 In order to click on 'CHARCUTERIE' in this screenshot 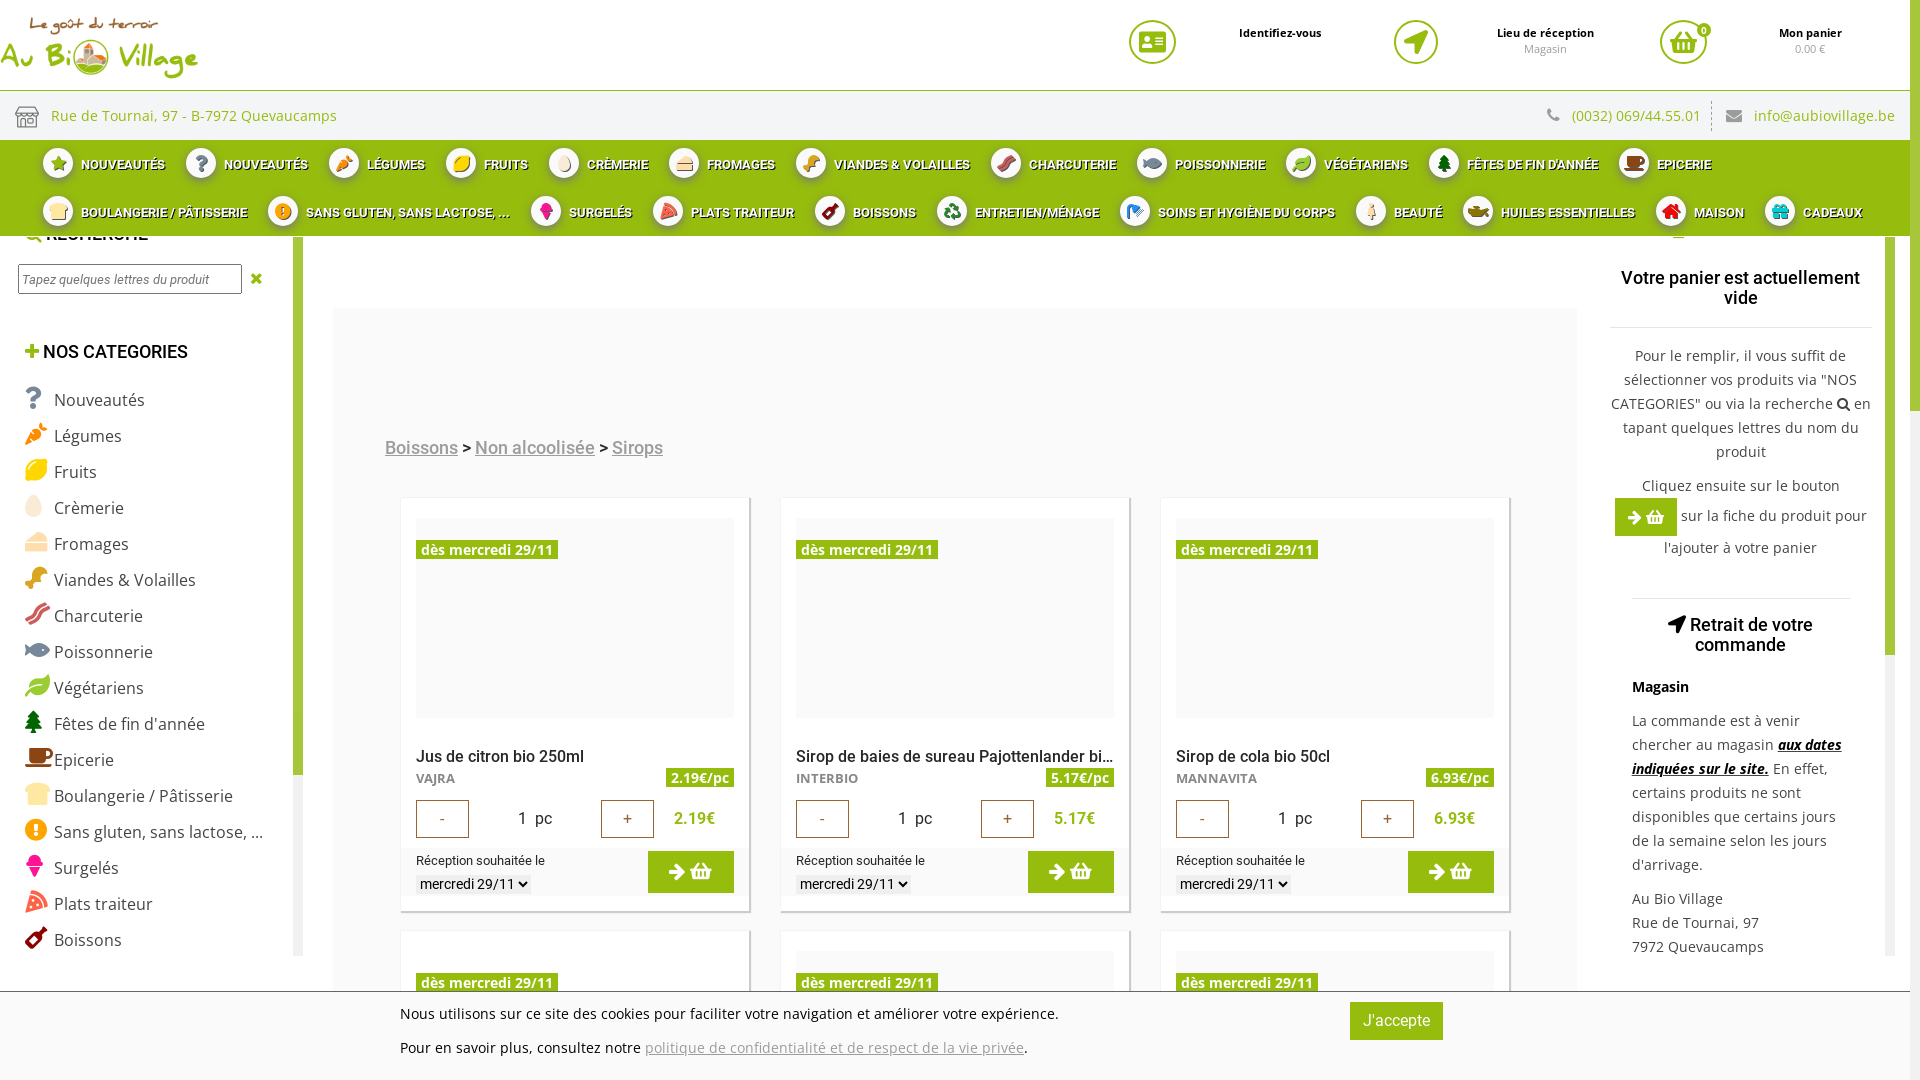, I will do `click(1050, 157)`.